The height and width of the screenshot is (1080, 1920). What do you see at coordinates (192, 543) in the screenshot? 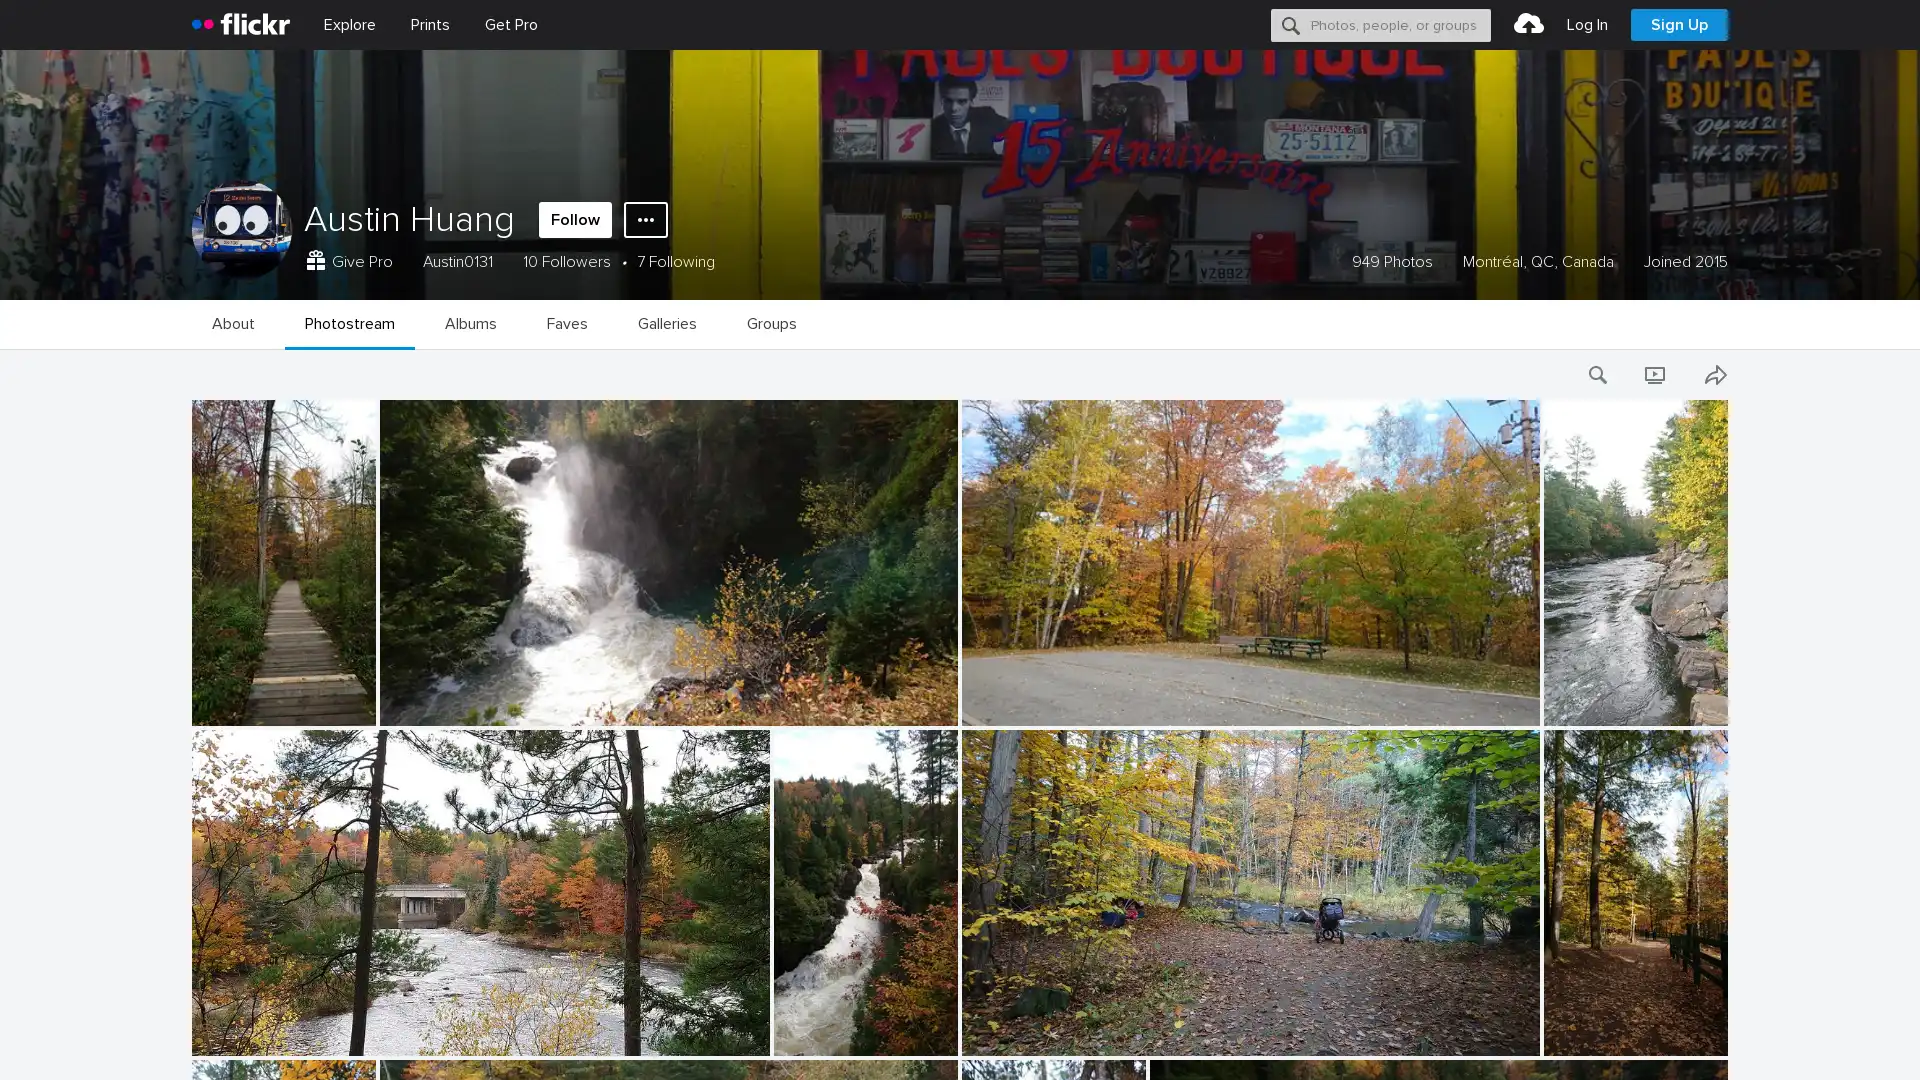
I see `Add to Favorites` at bounding box center [192, 543].